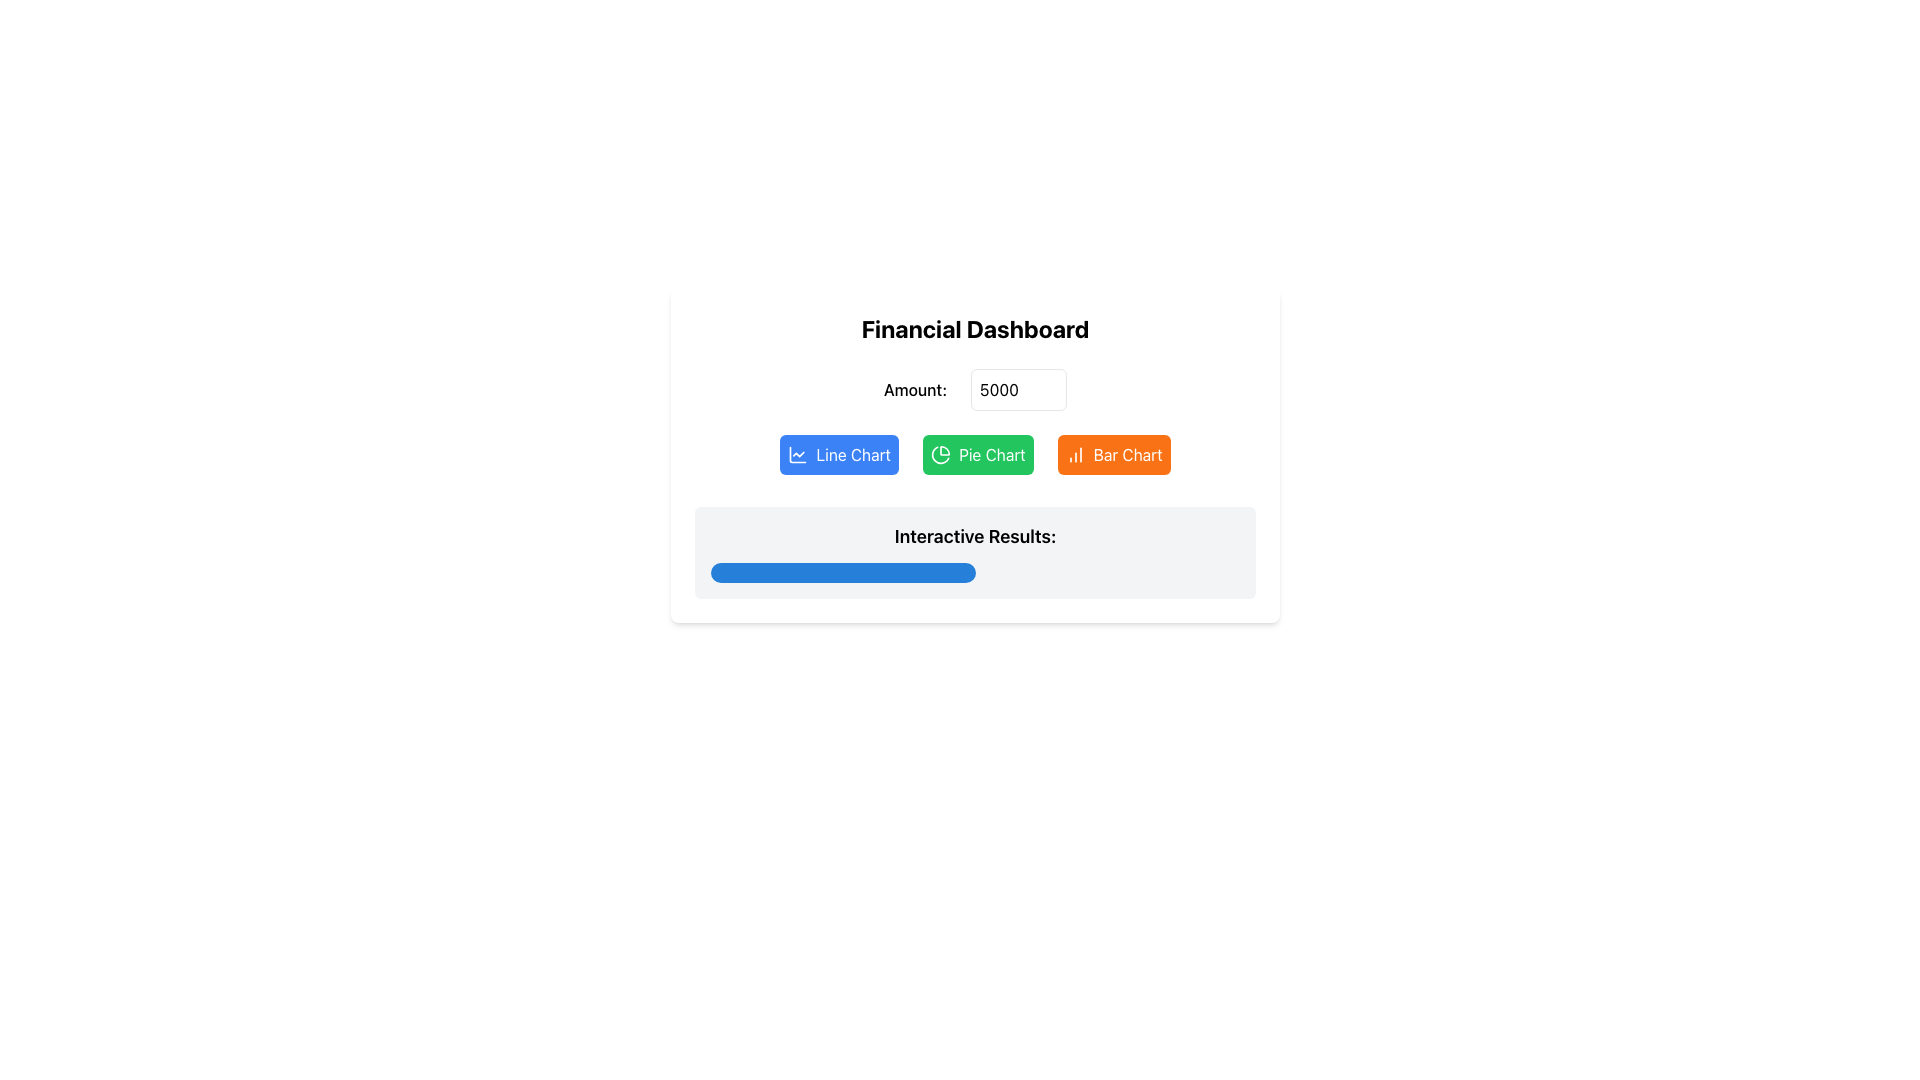 This screenshot has width=1920, height=1080. I want to click on the orange button labeled 'Bar Chart' with white text, so click(1112, 455).